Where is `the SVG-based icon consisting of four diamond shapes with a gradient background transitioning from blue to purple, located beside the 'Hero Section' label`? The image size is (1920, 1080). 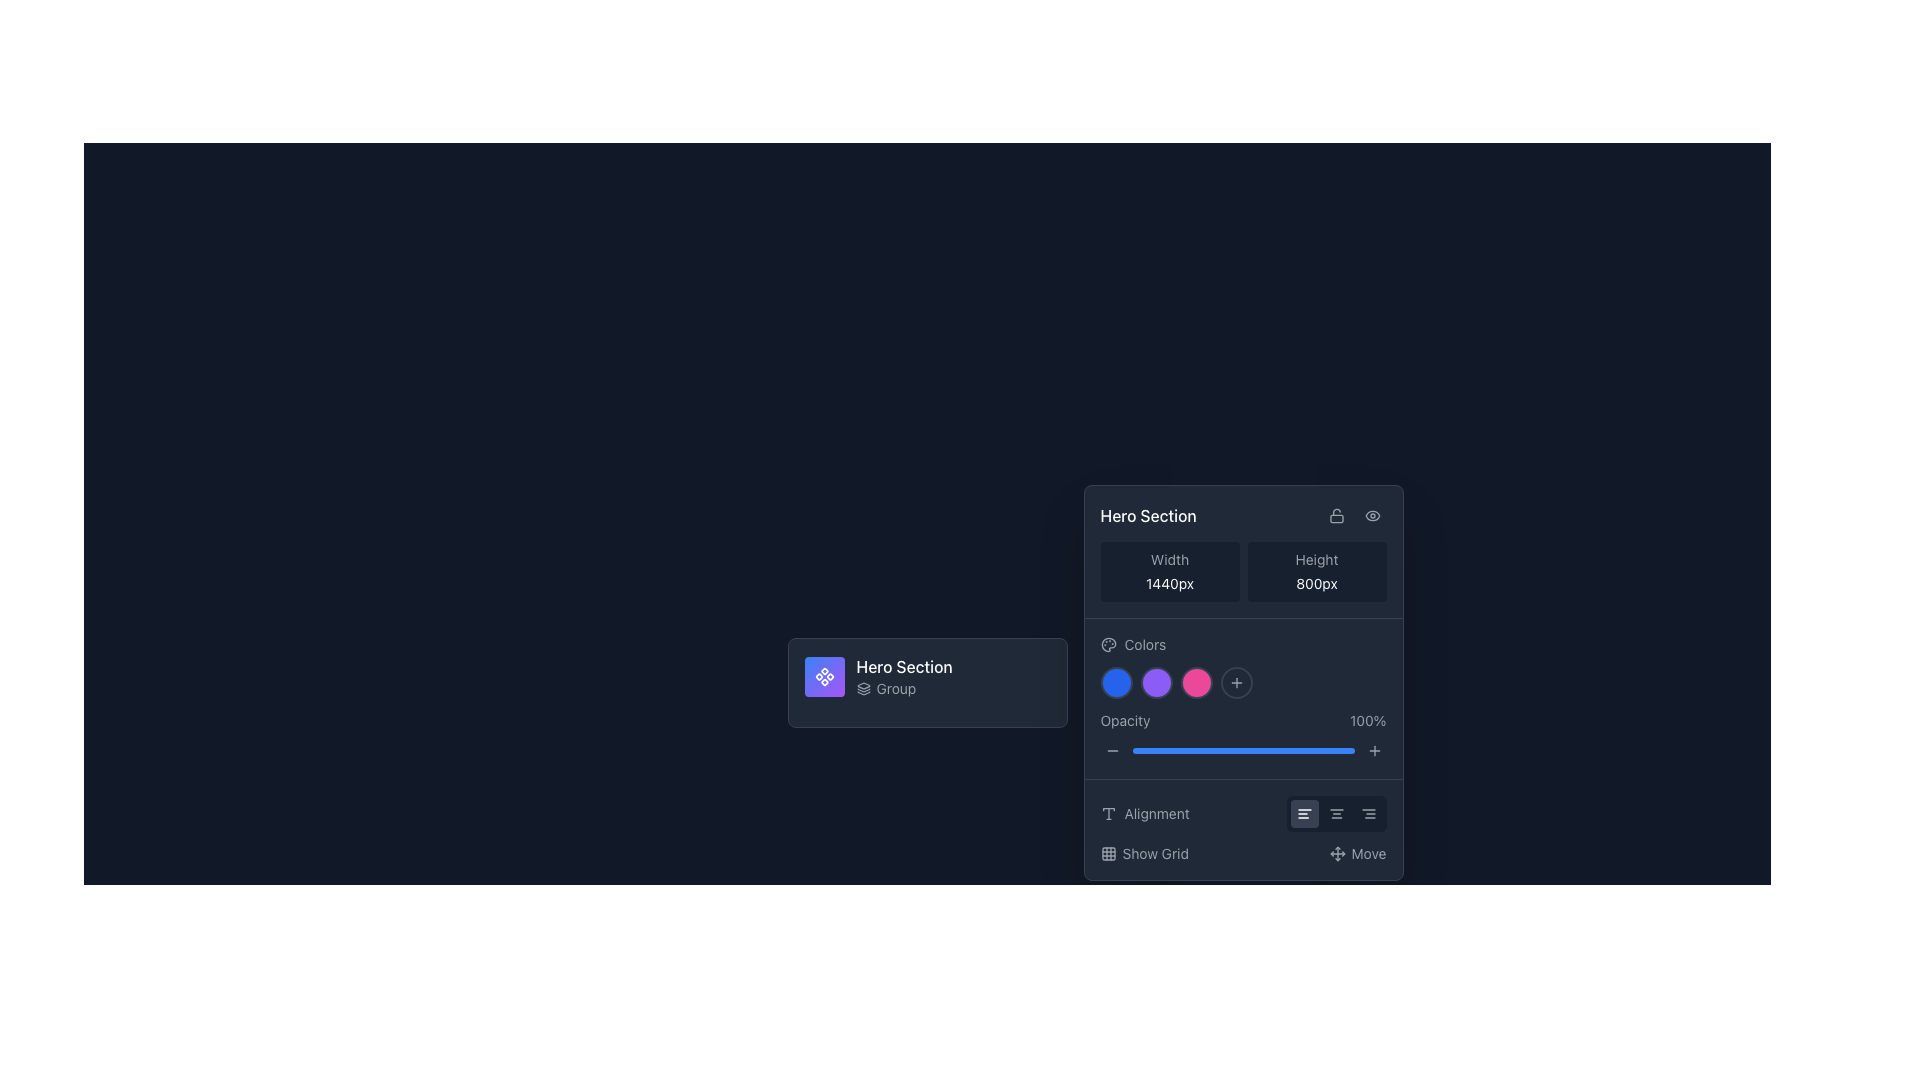
the SVG-based icon consisting of four diamond shapes with a gradient background transitioning from blue to purple, located beside the 'Hero Section' label is located at coordinates (824, 676).